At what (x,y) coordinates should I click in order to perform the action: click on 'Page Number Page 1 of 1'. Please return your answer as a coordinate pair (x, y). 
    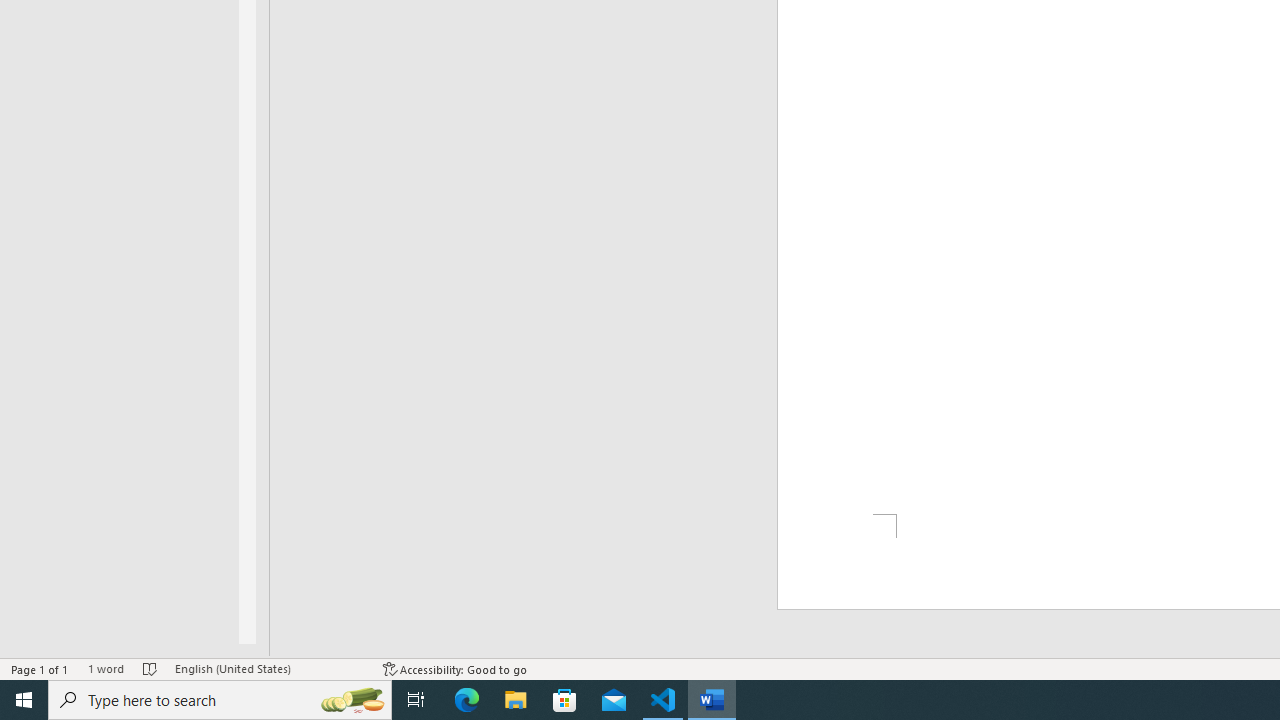
    Looking at the image, I should click on (40, 669).